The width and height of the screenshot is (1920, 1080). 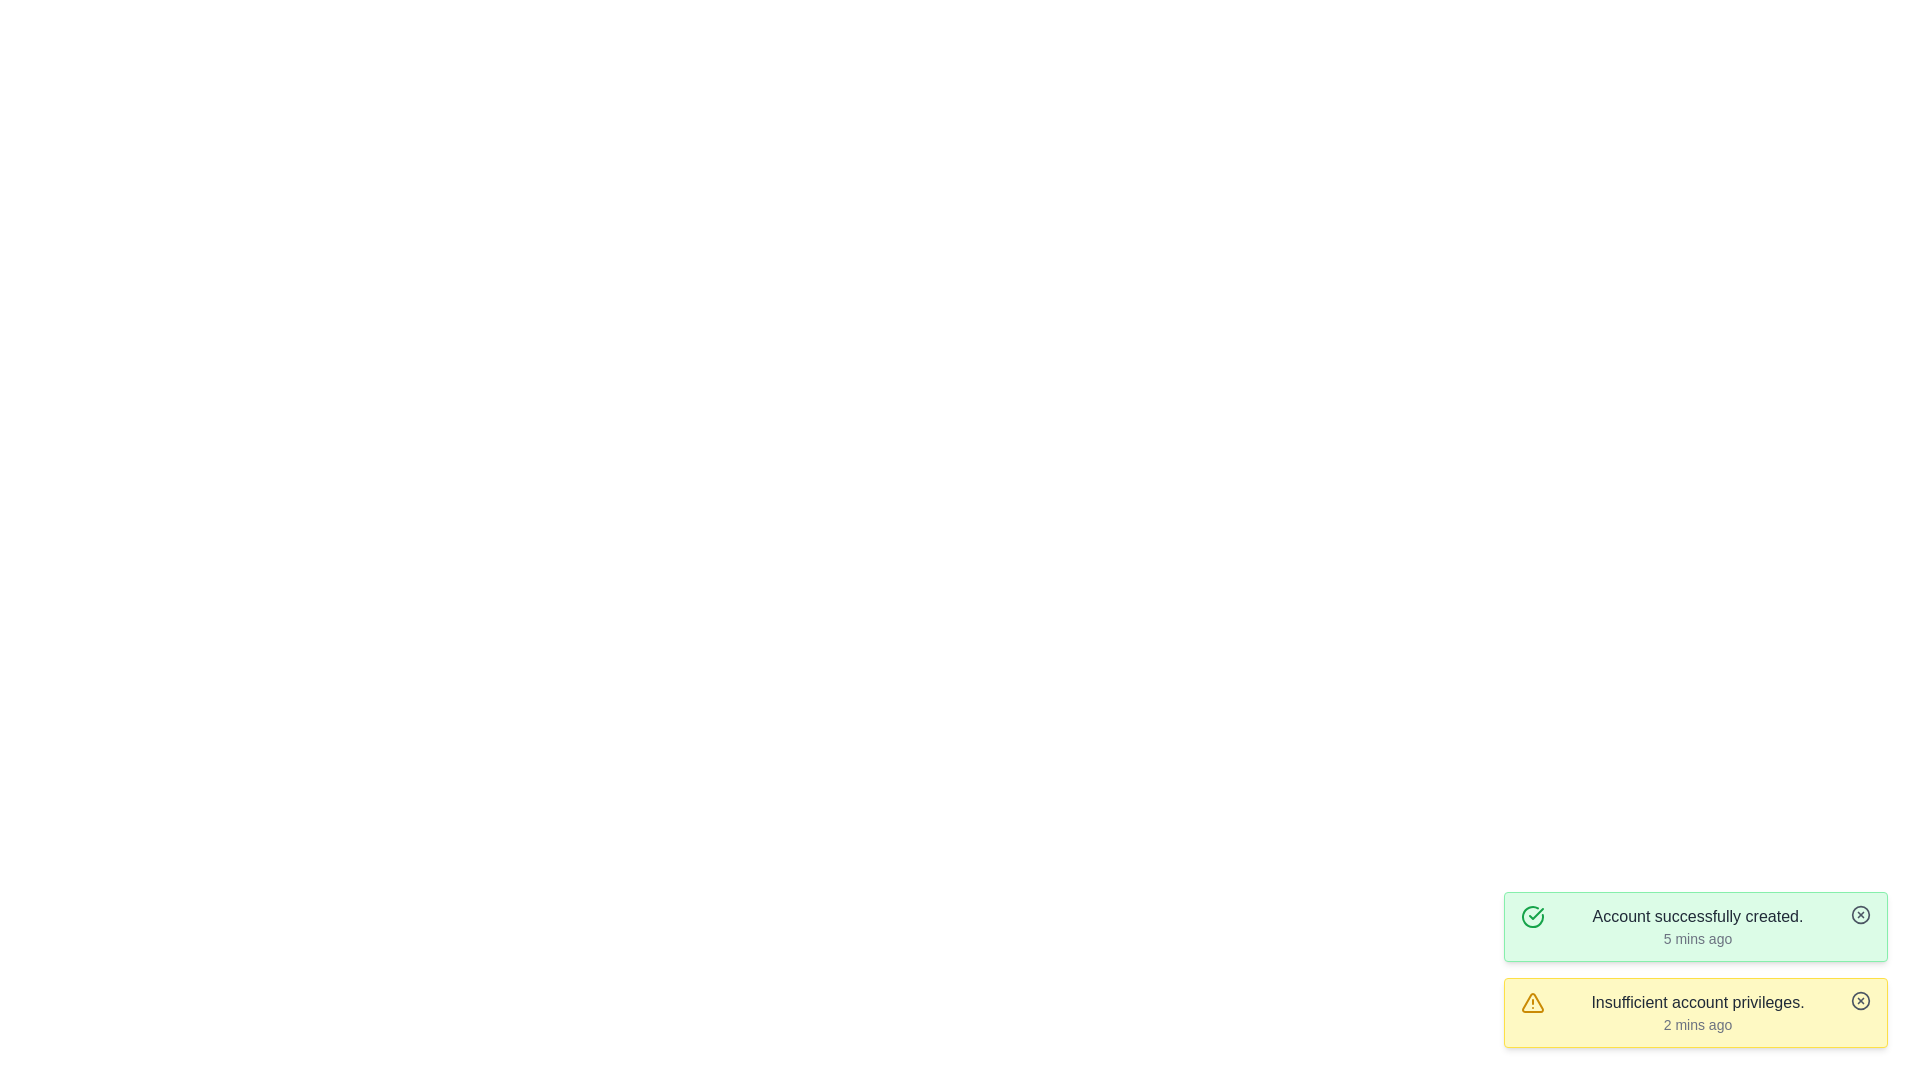 I want to click on the checkmark icon located on the left side of the green notification bar that indicates 'Account successfully created.', so click(x=1535, y=914).